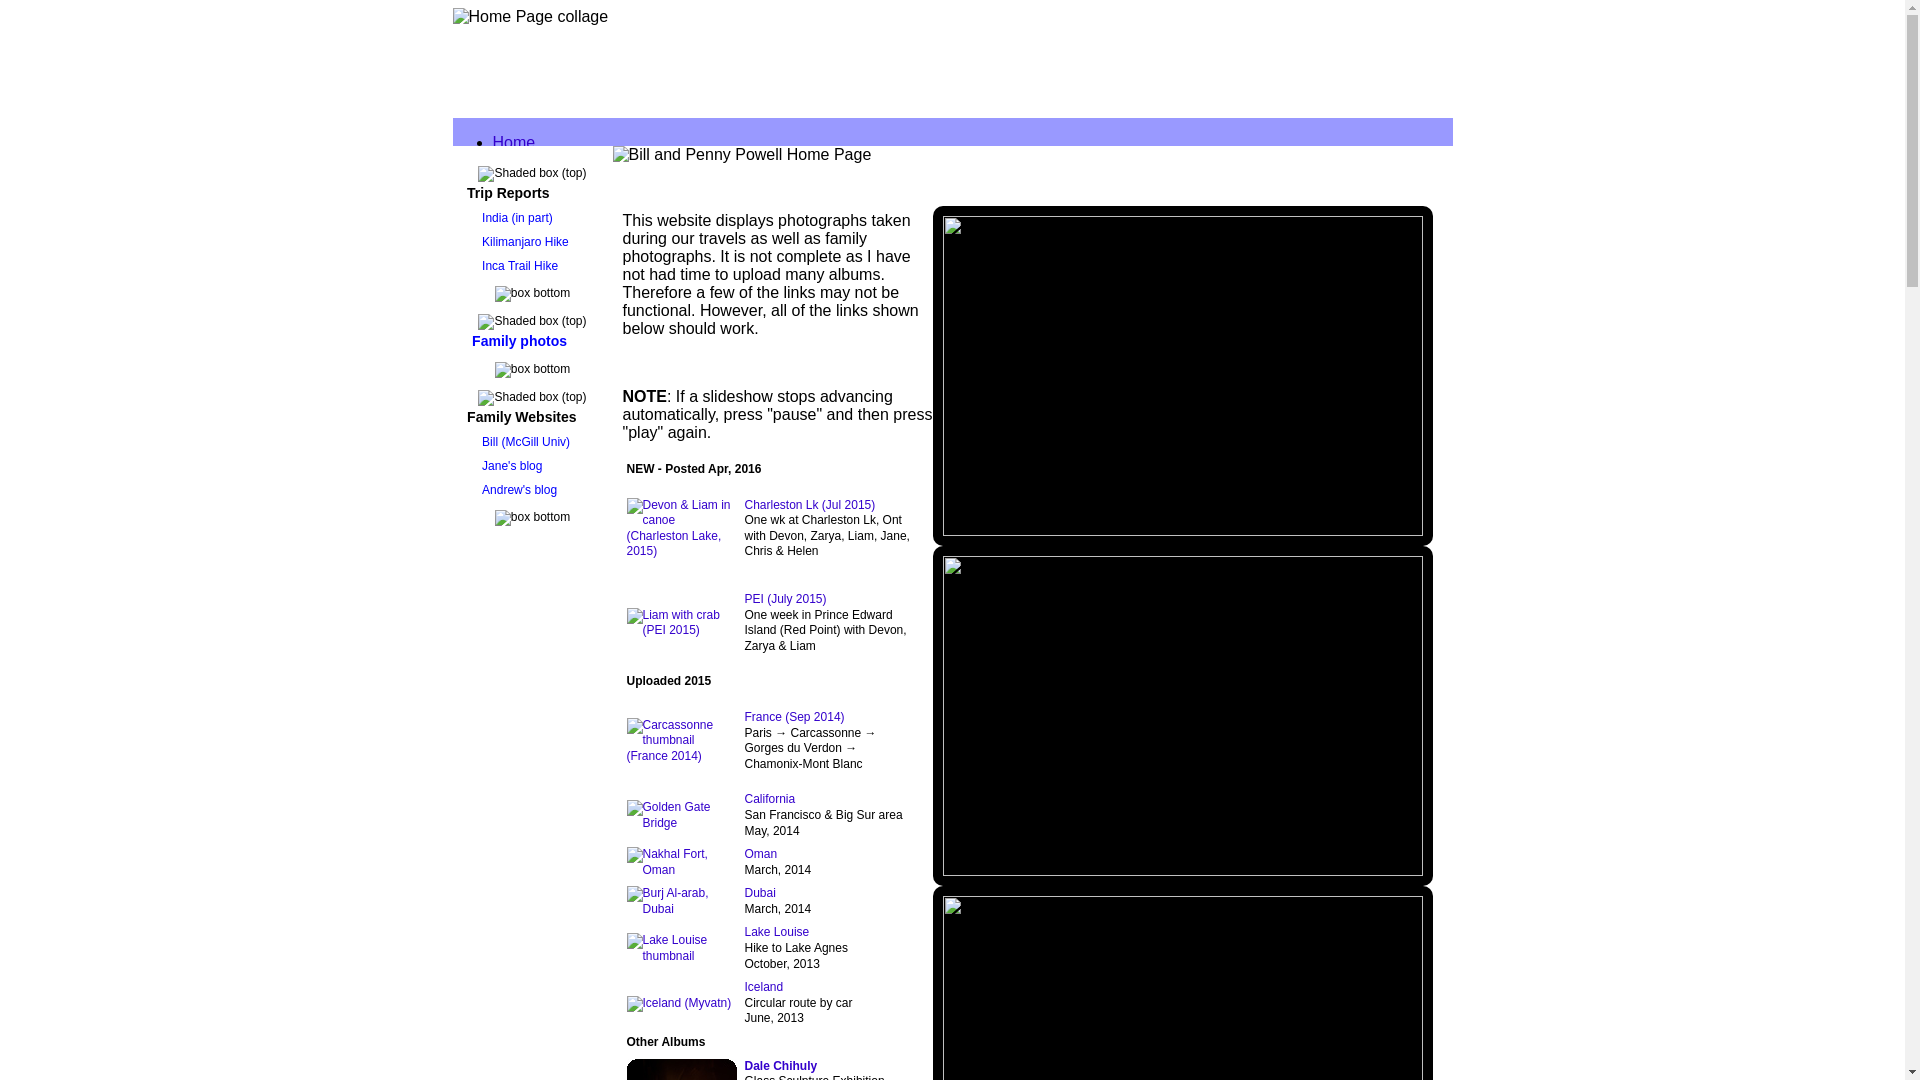 The image size is (1920, 1080). I want to click on 'India (in part)', so click(514, 218).